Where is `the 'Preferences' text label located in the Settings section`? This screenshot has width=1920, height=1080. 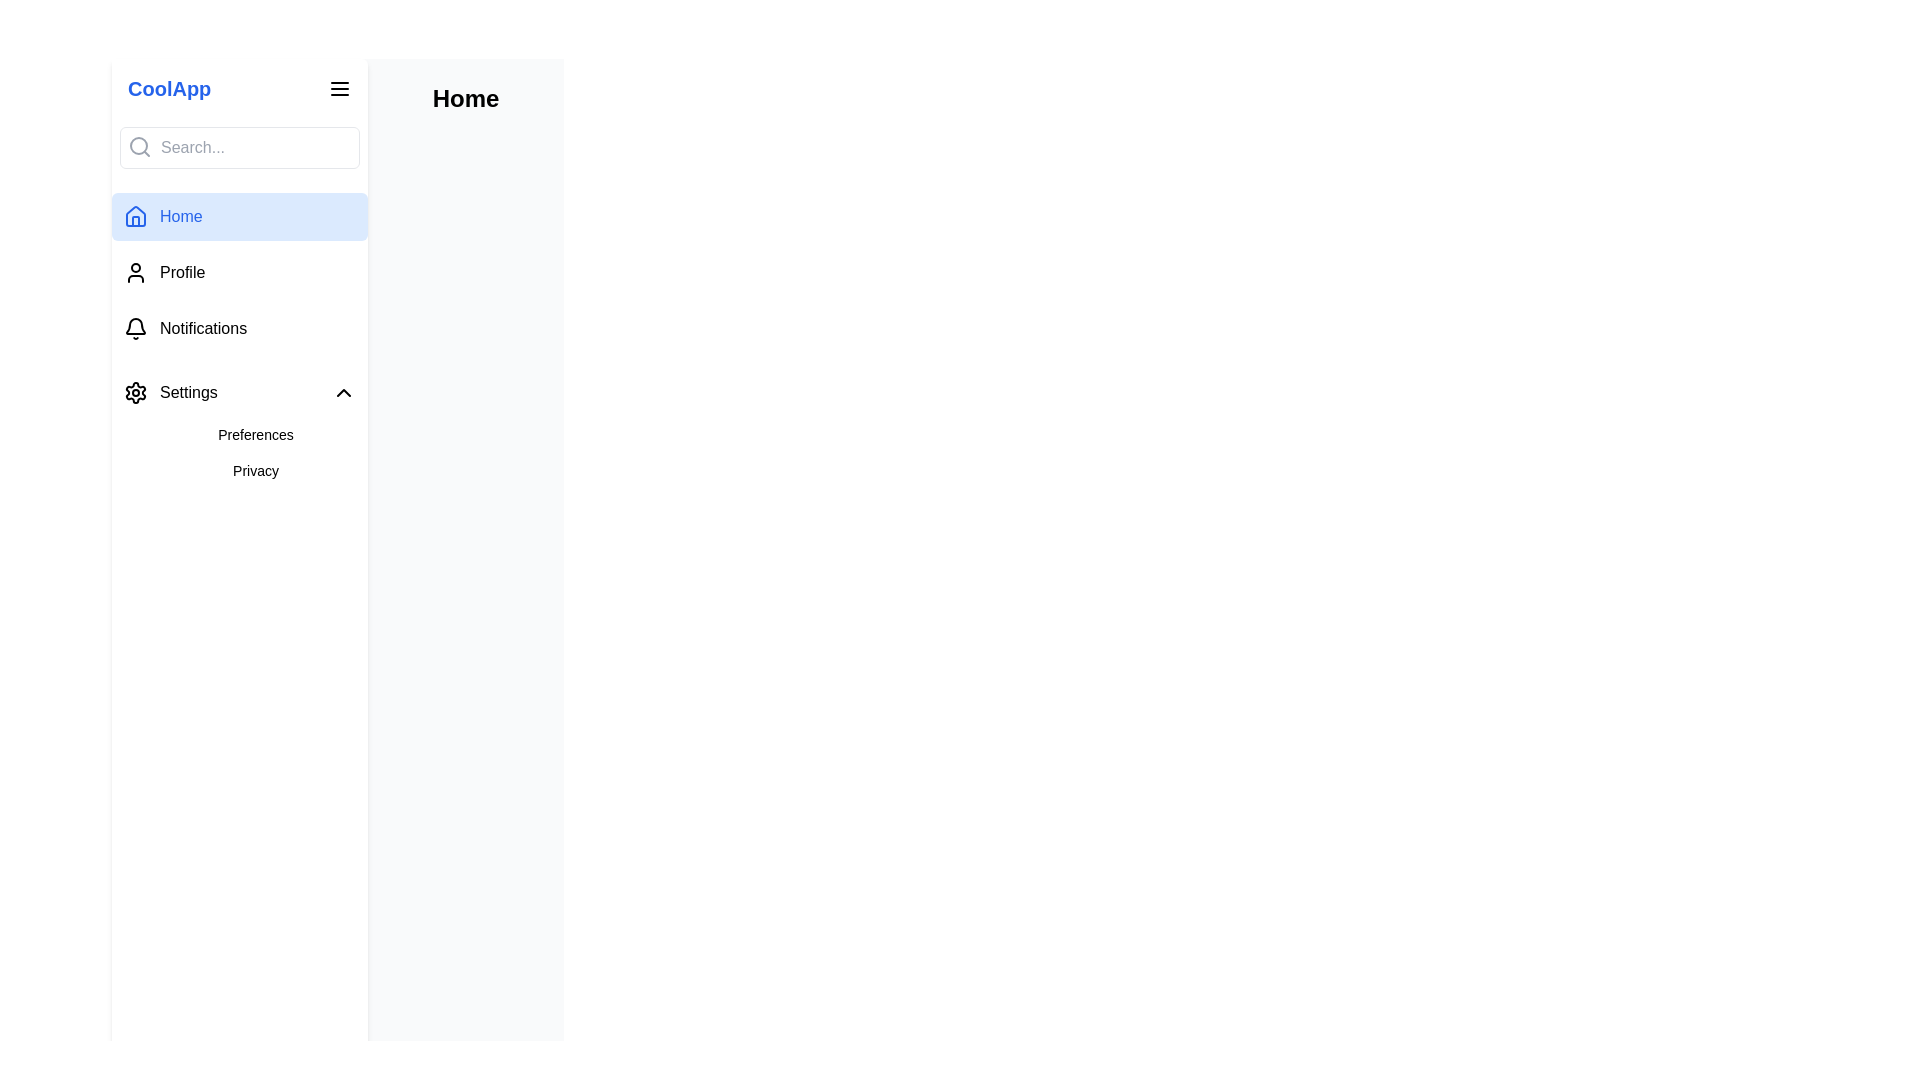 the 'Preferences' text label located in the Settings section is located at coordinates (254, 434).